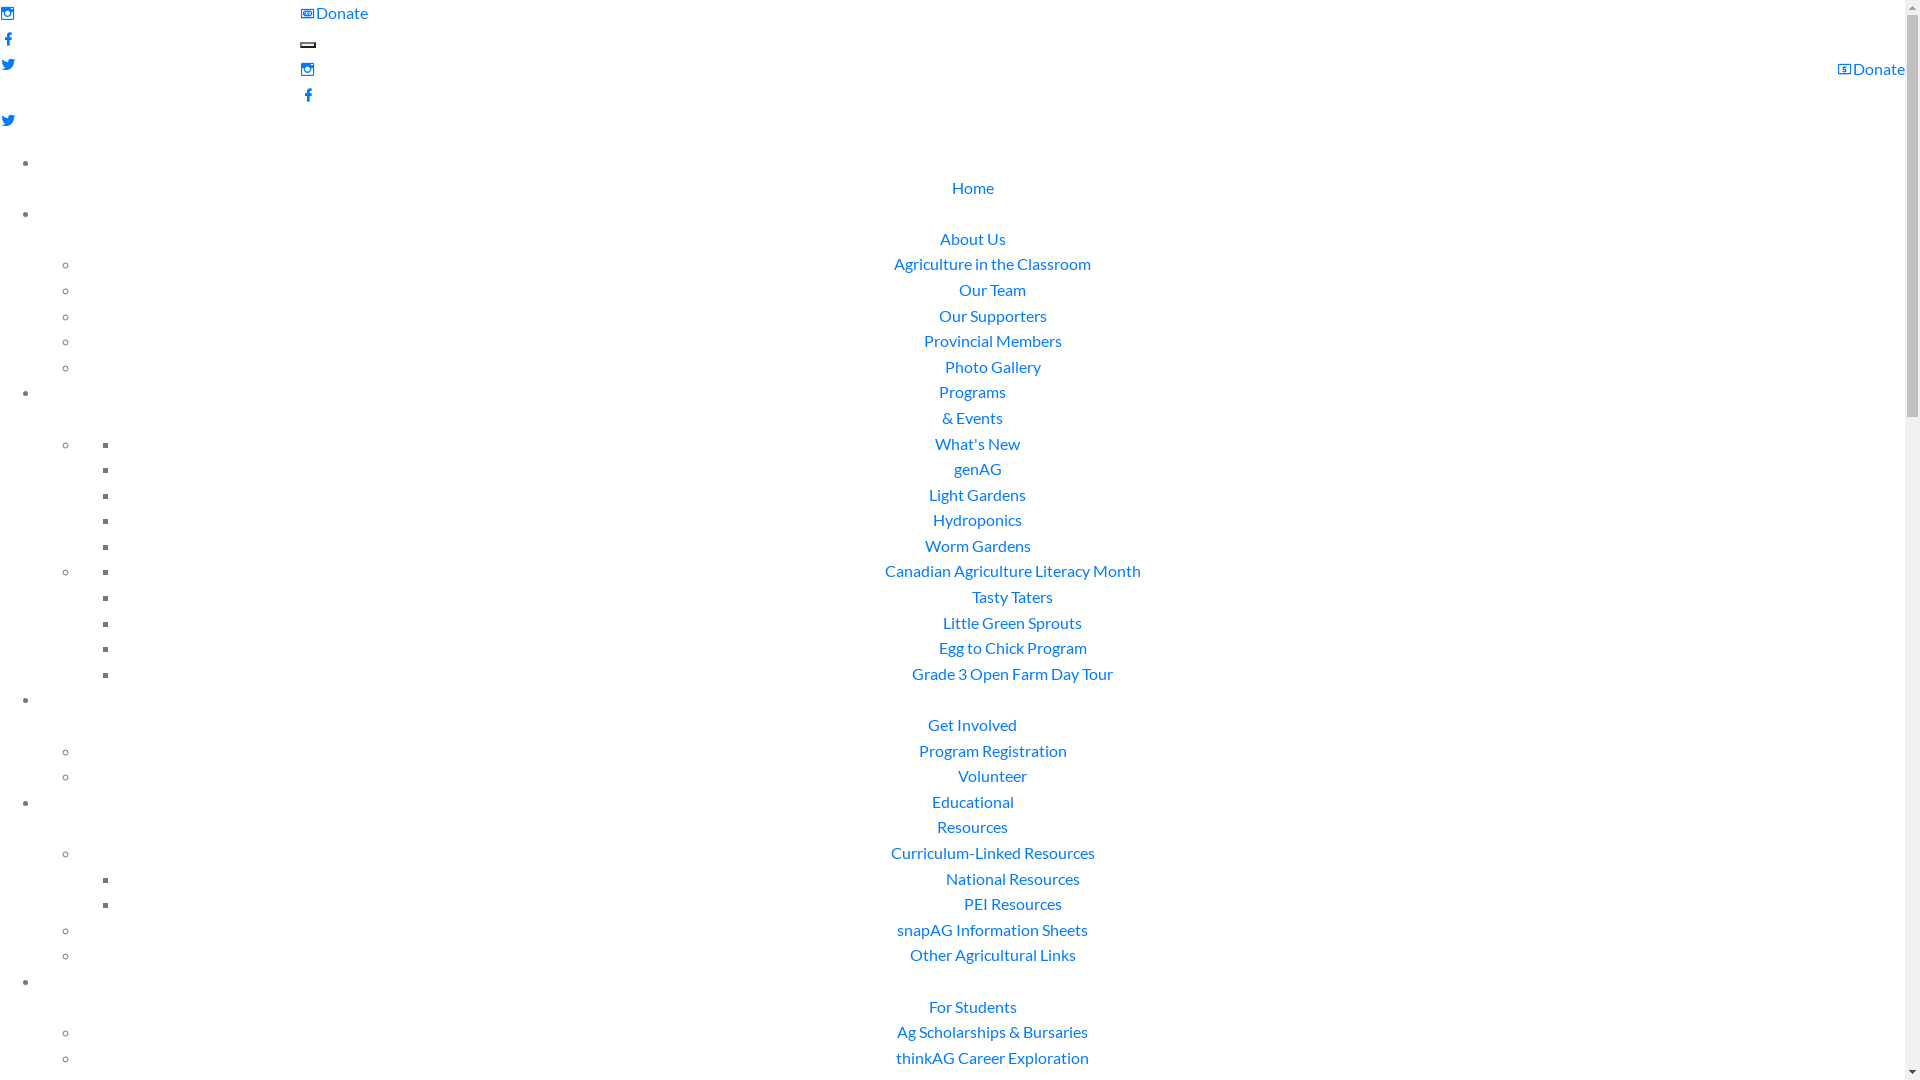 The image size is (1920, 1080). Describe the element at coordinates (926, 737) in the screenshot. I see `'Get Involved'` at that location.